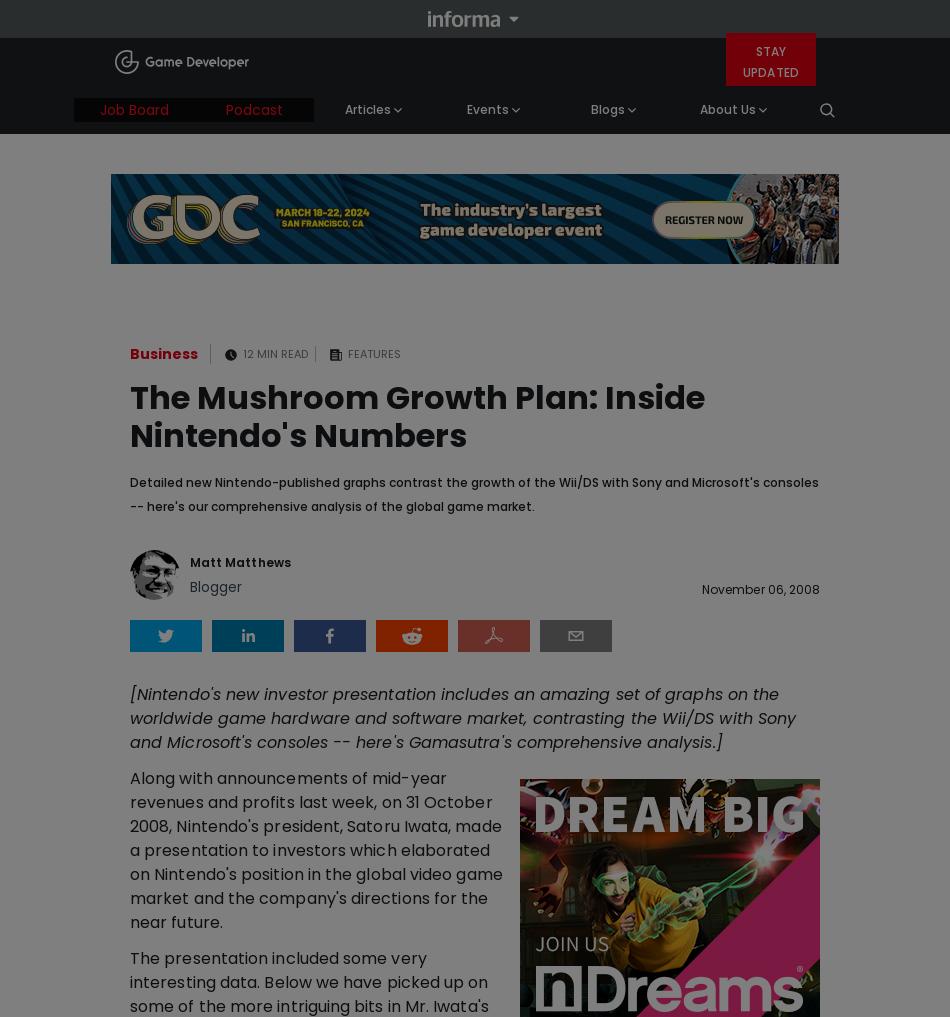 The width and height of the screenshot is (950, 1017). I want to click on 'Articles', so click(365, 109).